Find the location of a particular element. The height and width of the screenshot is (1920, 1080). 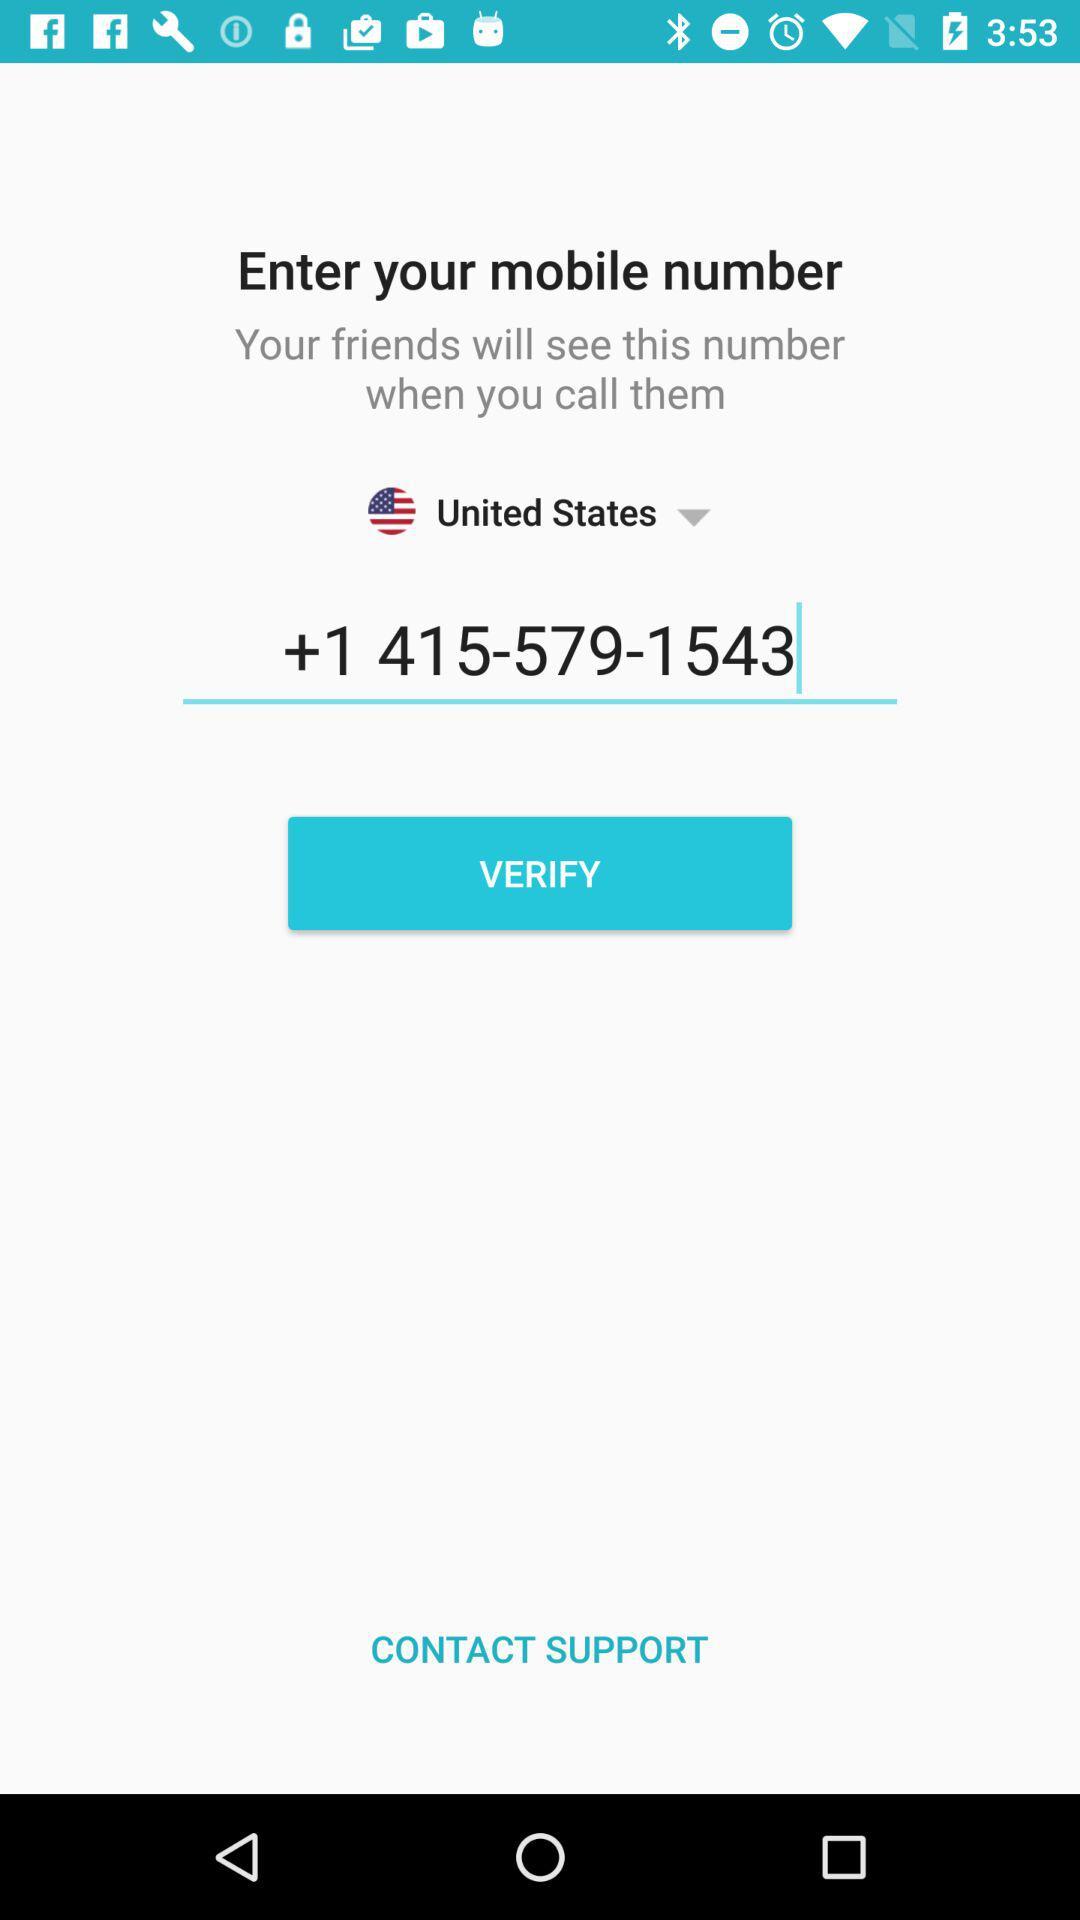

verify icon is located at coordinates (540, 873).